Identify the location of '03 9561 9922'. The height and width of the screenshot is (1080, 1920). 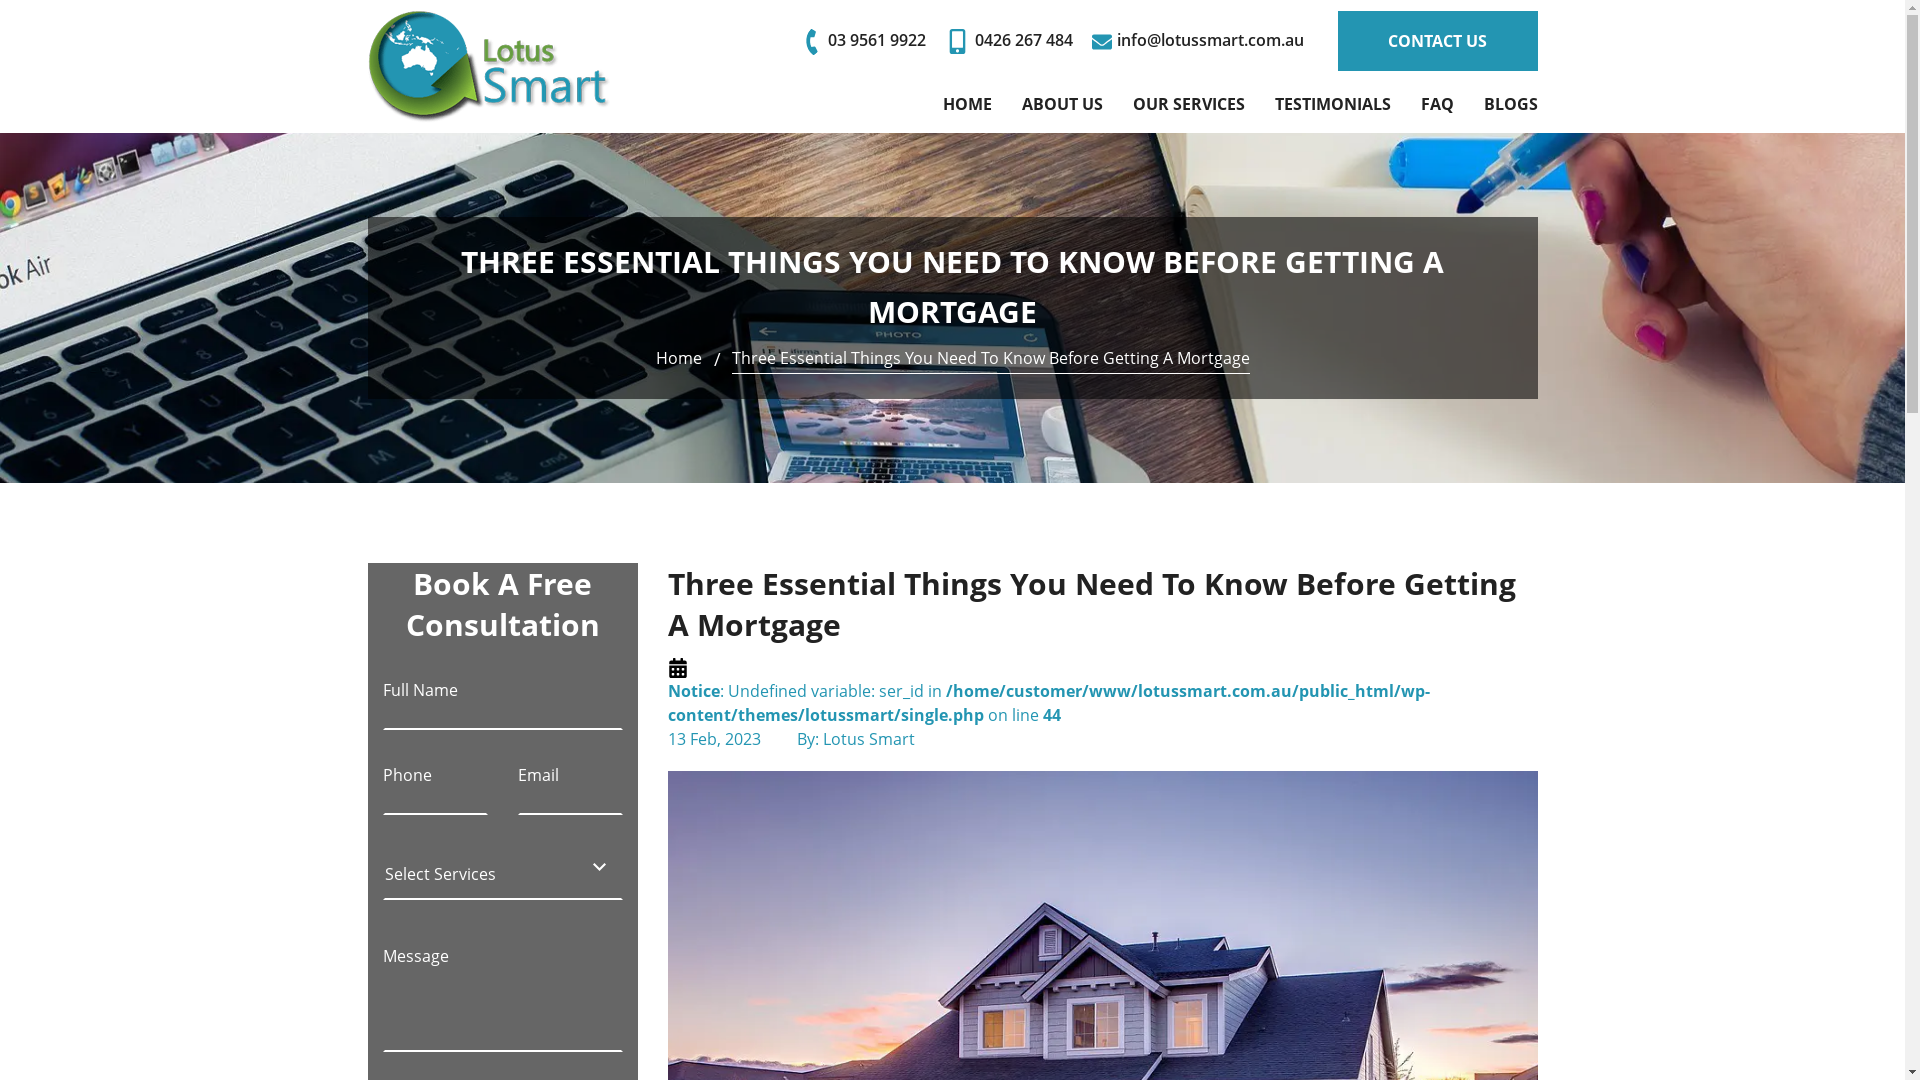
(863, 39).